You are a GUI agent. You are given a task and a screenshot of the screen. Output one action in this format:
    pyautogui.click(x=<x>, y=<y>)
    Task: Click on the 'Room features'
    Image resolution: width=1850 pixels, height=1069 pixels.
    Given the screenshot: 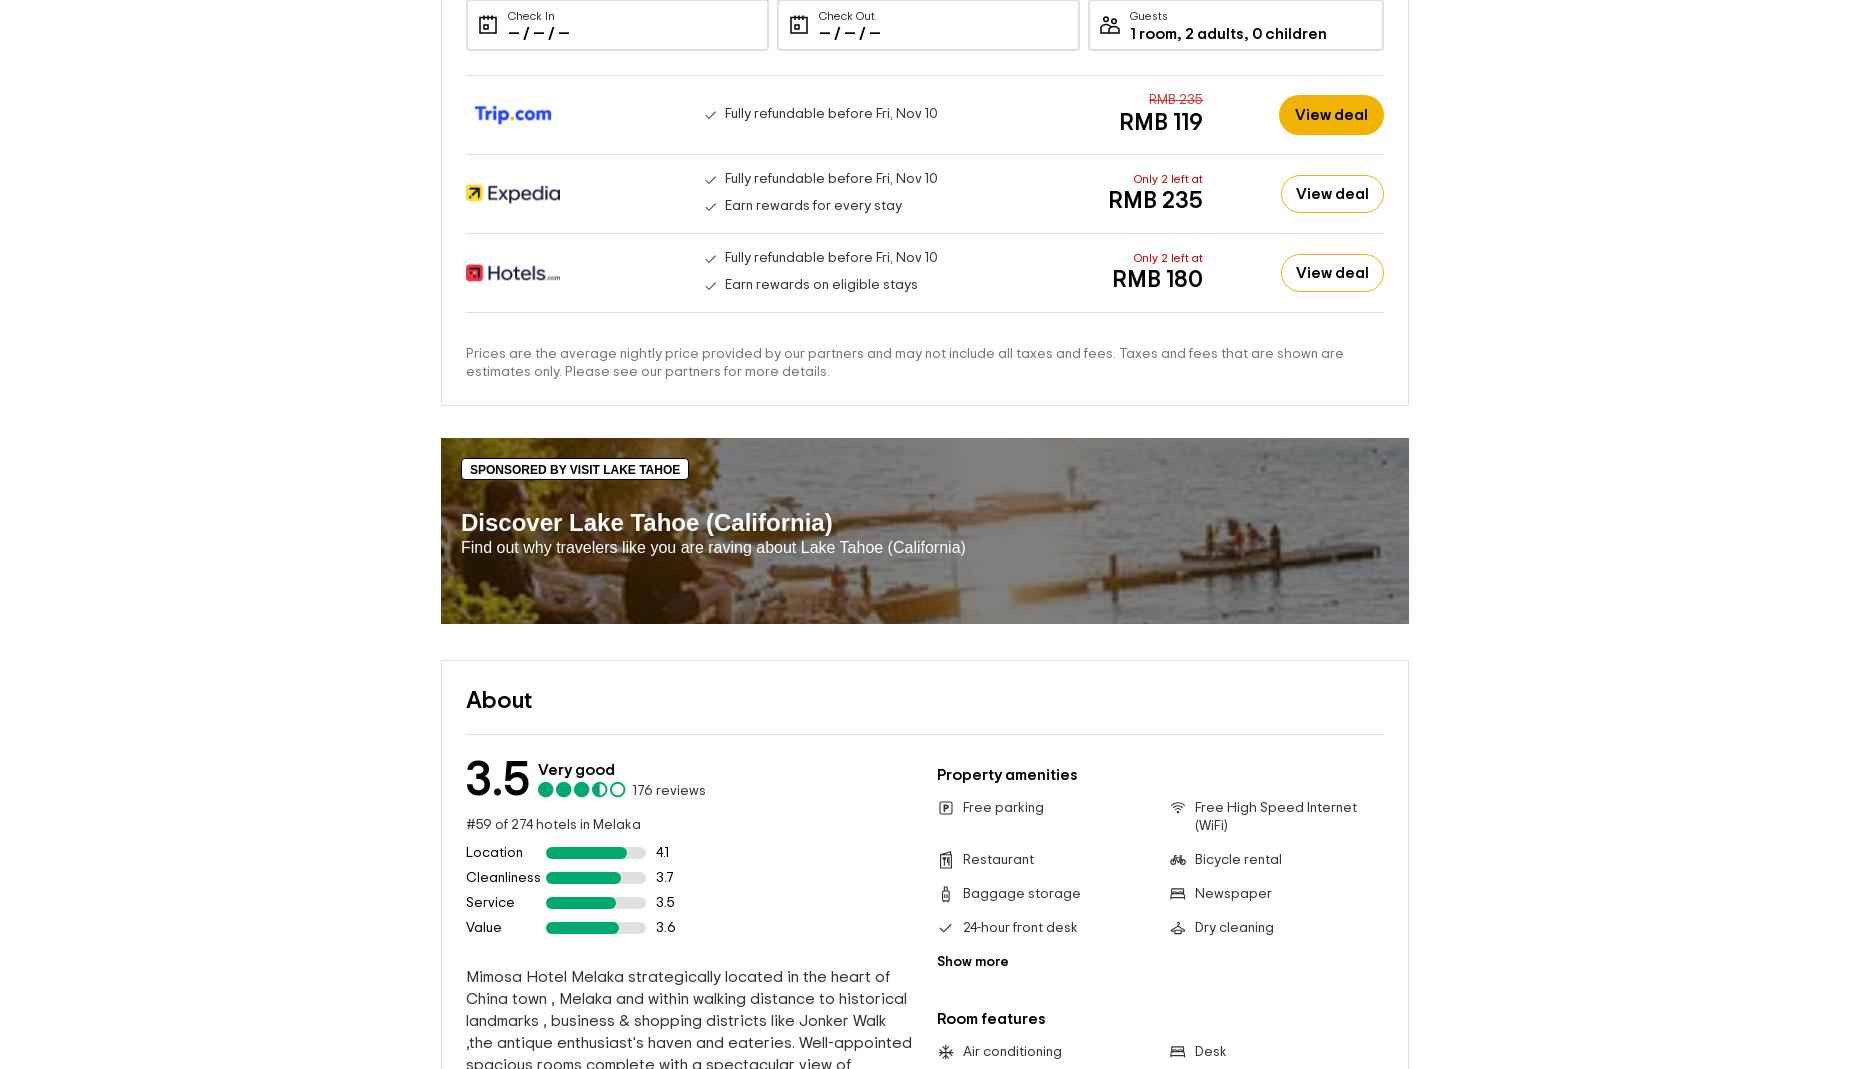 What is the action you would take?
    pyautogui.click(x=936, y=1018)
    